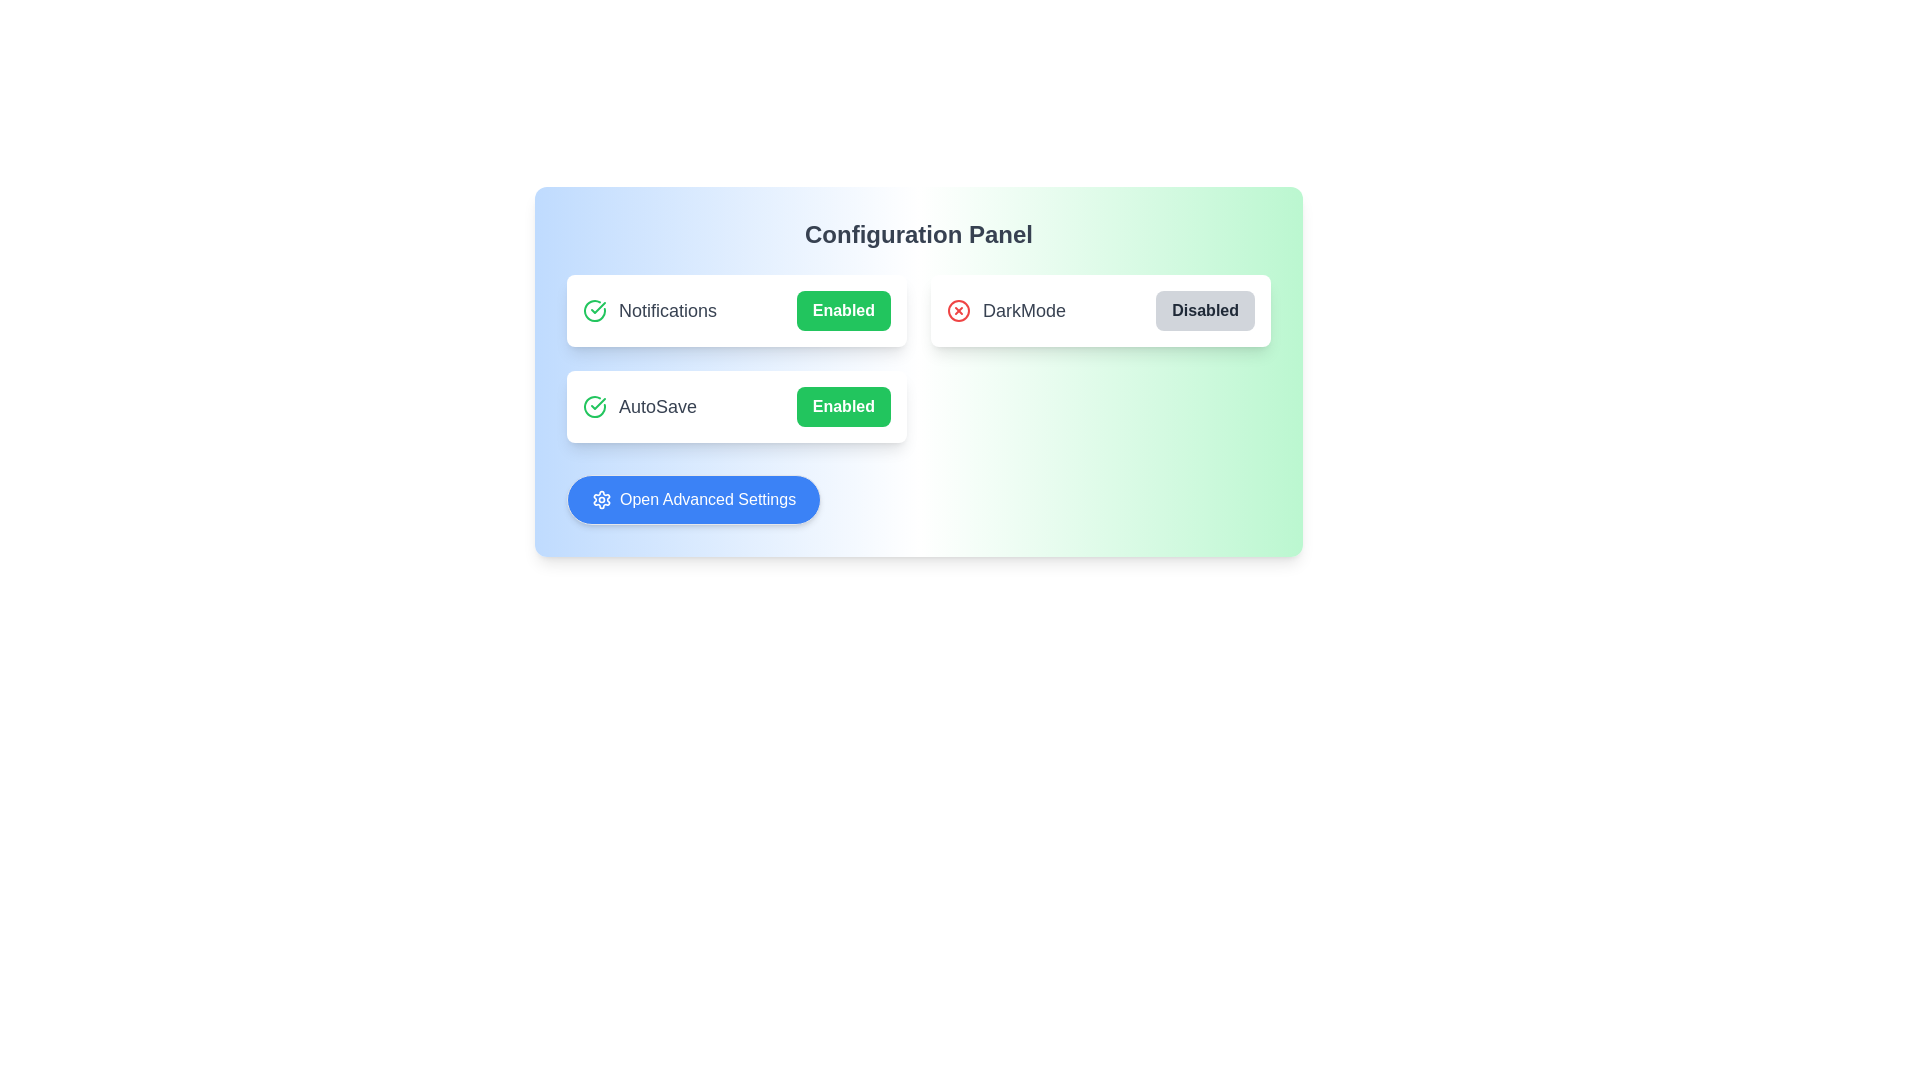  What do you see at coordinates (594, 311) in the screenshot?
I see `the CheckCircle icon to toggle its state` at bounding box center [594, 311].